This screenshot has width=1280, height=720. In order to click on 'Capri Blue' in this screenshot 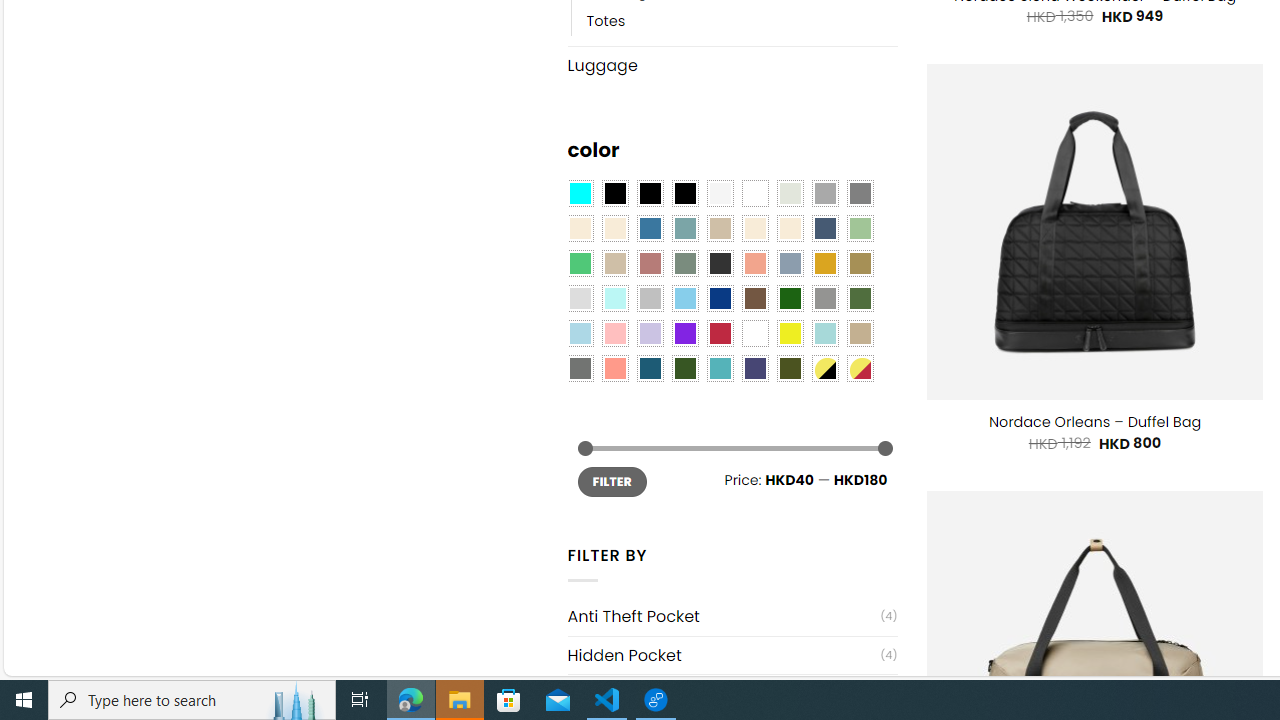, I will do `click(650, 368)`.